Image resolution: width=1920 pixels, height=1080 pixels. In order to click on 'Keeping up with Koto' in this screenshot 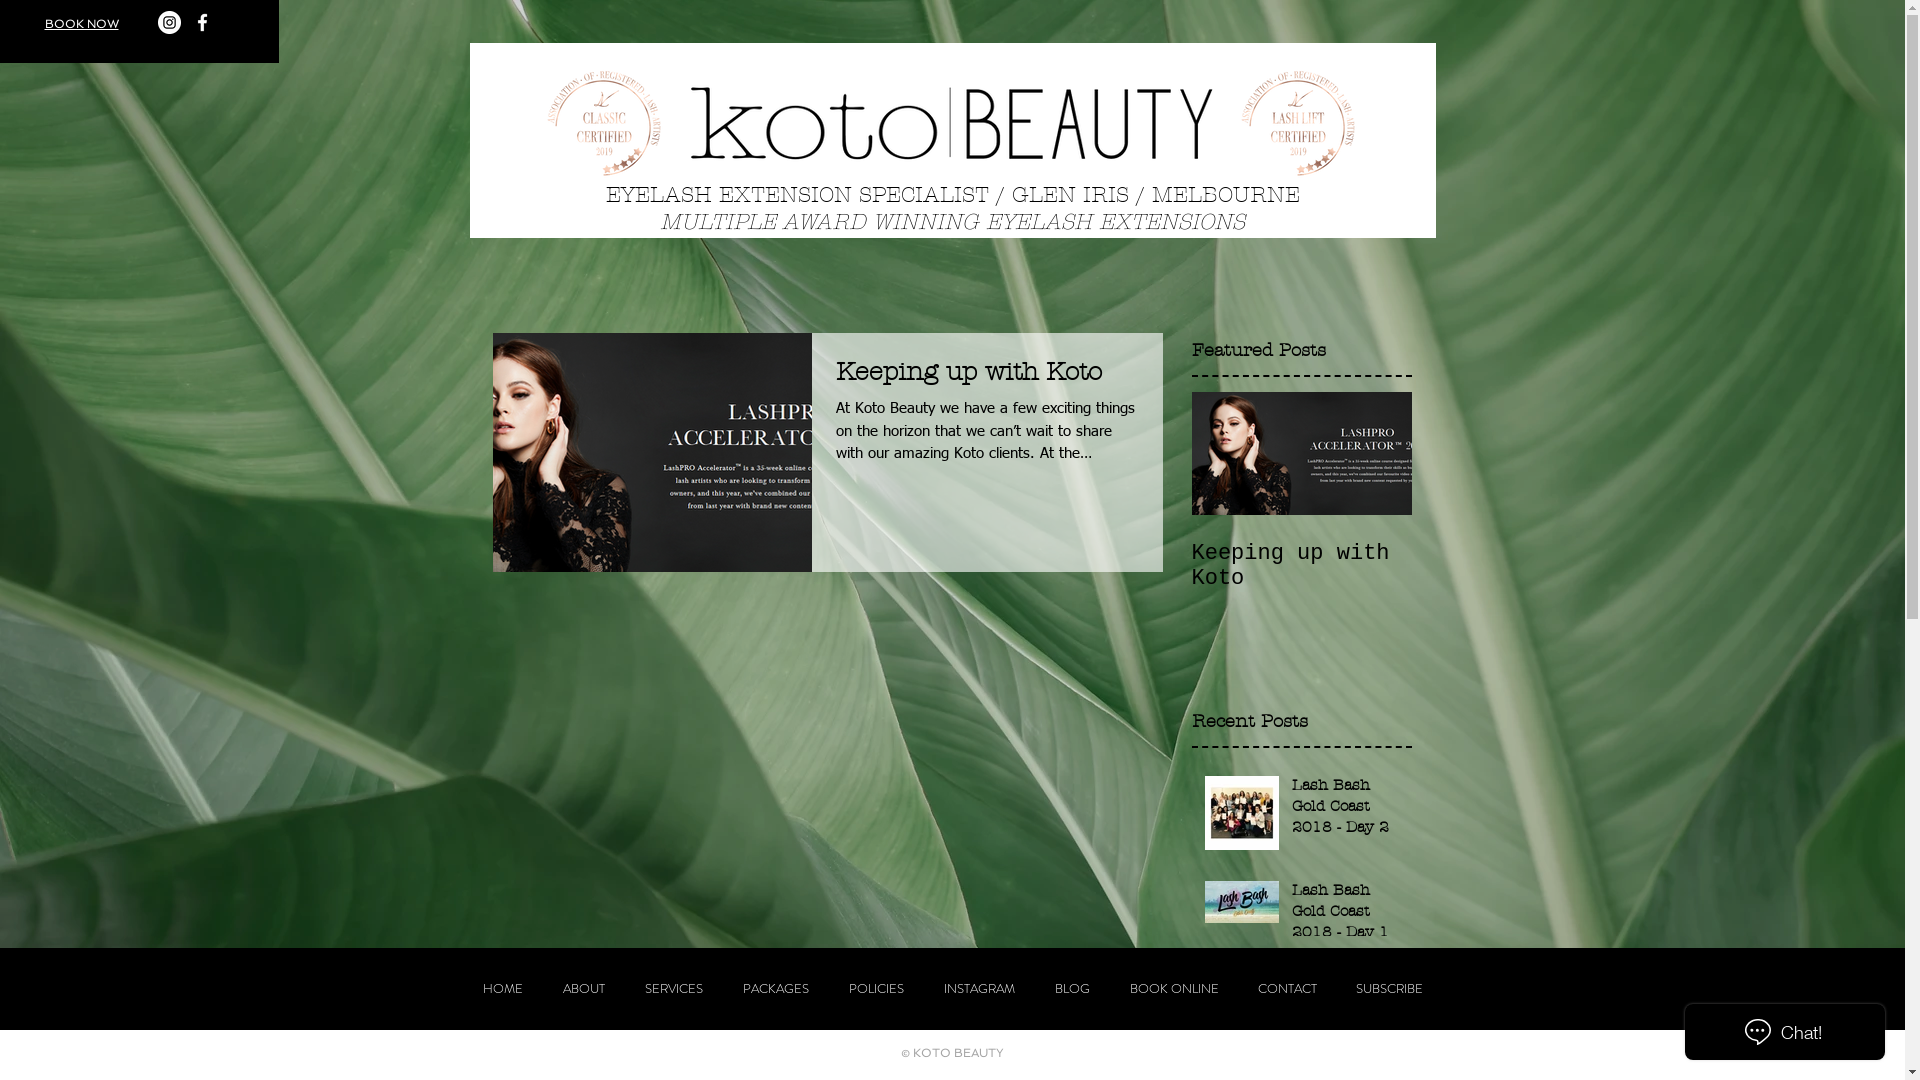, I will do `click(1301, 566)`.